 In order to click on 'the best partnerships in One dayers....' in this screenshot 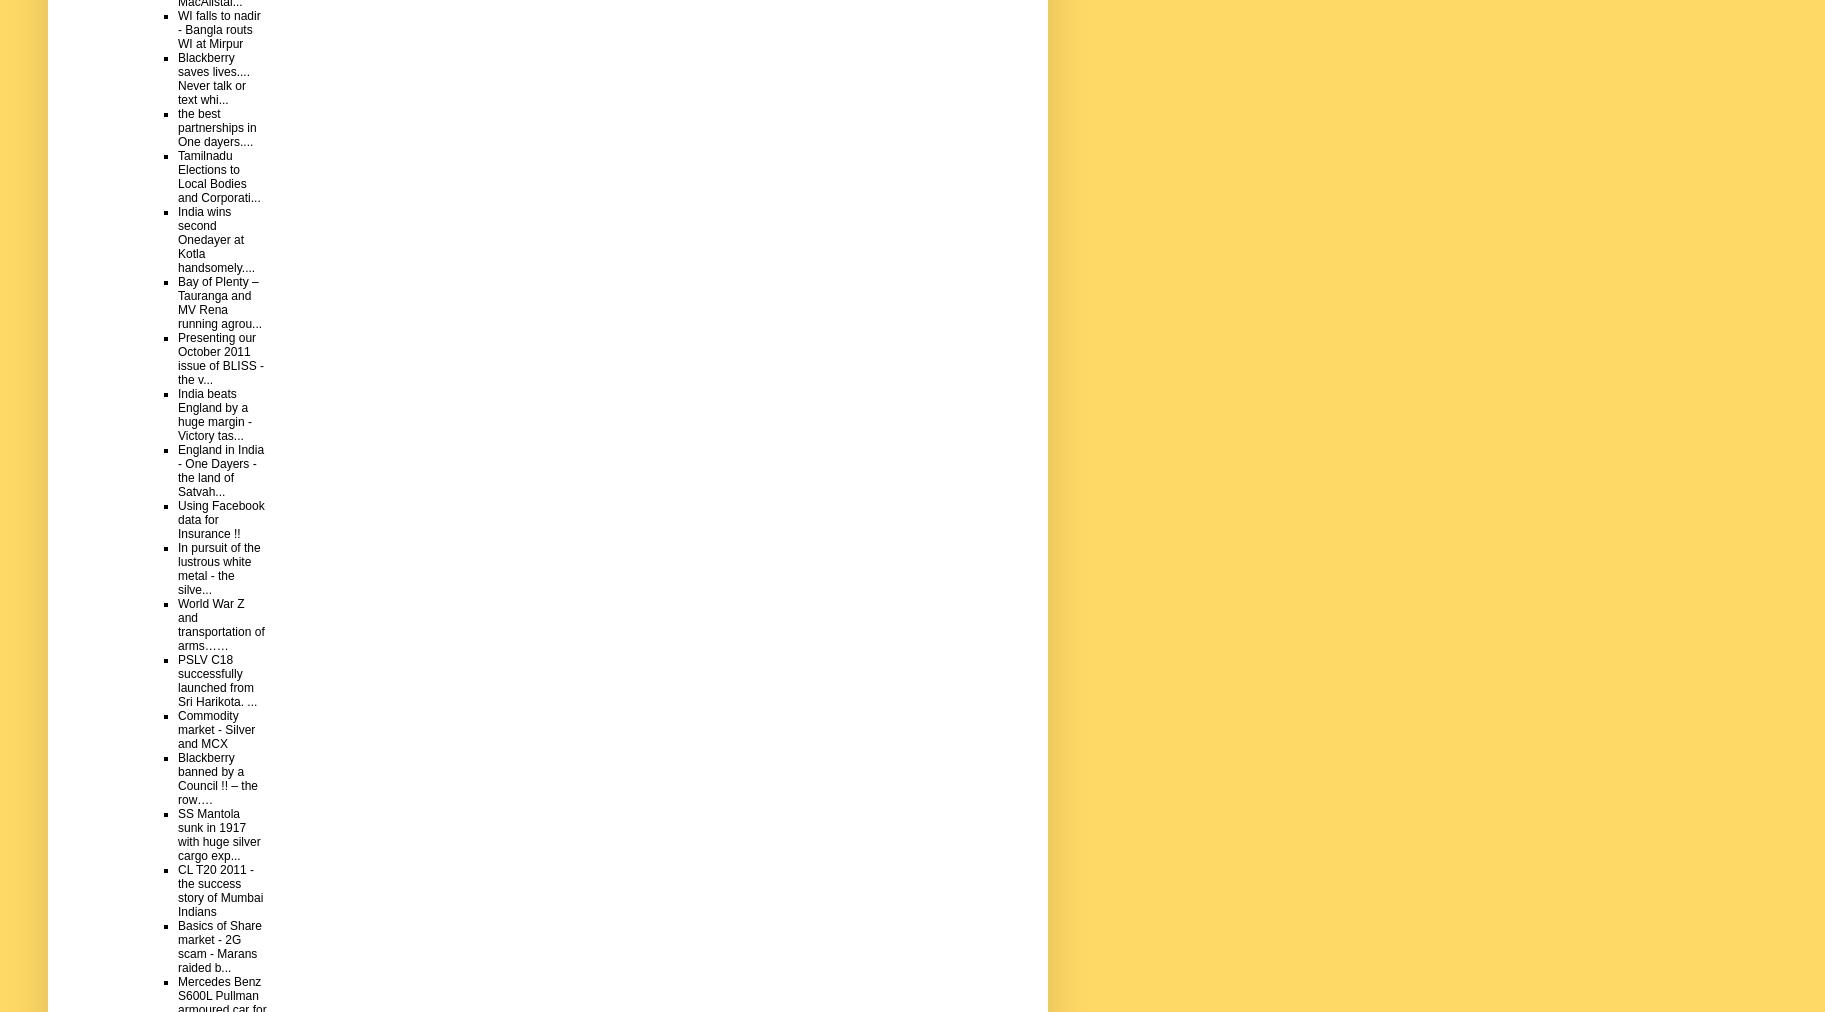, I will do `click(216, 126)`.